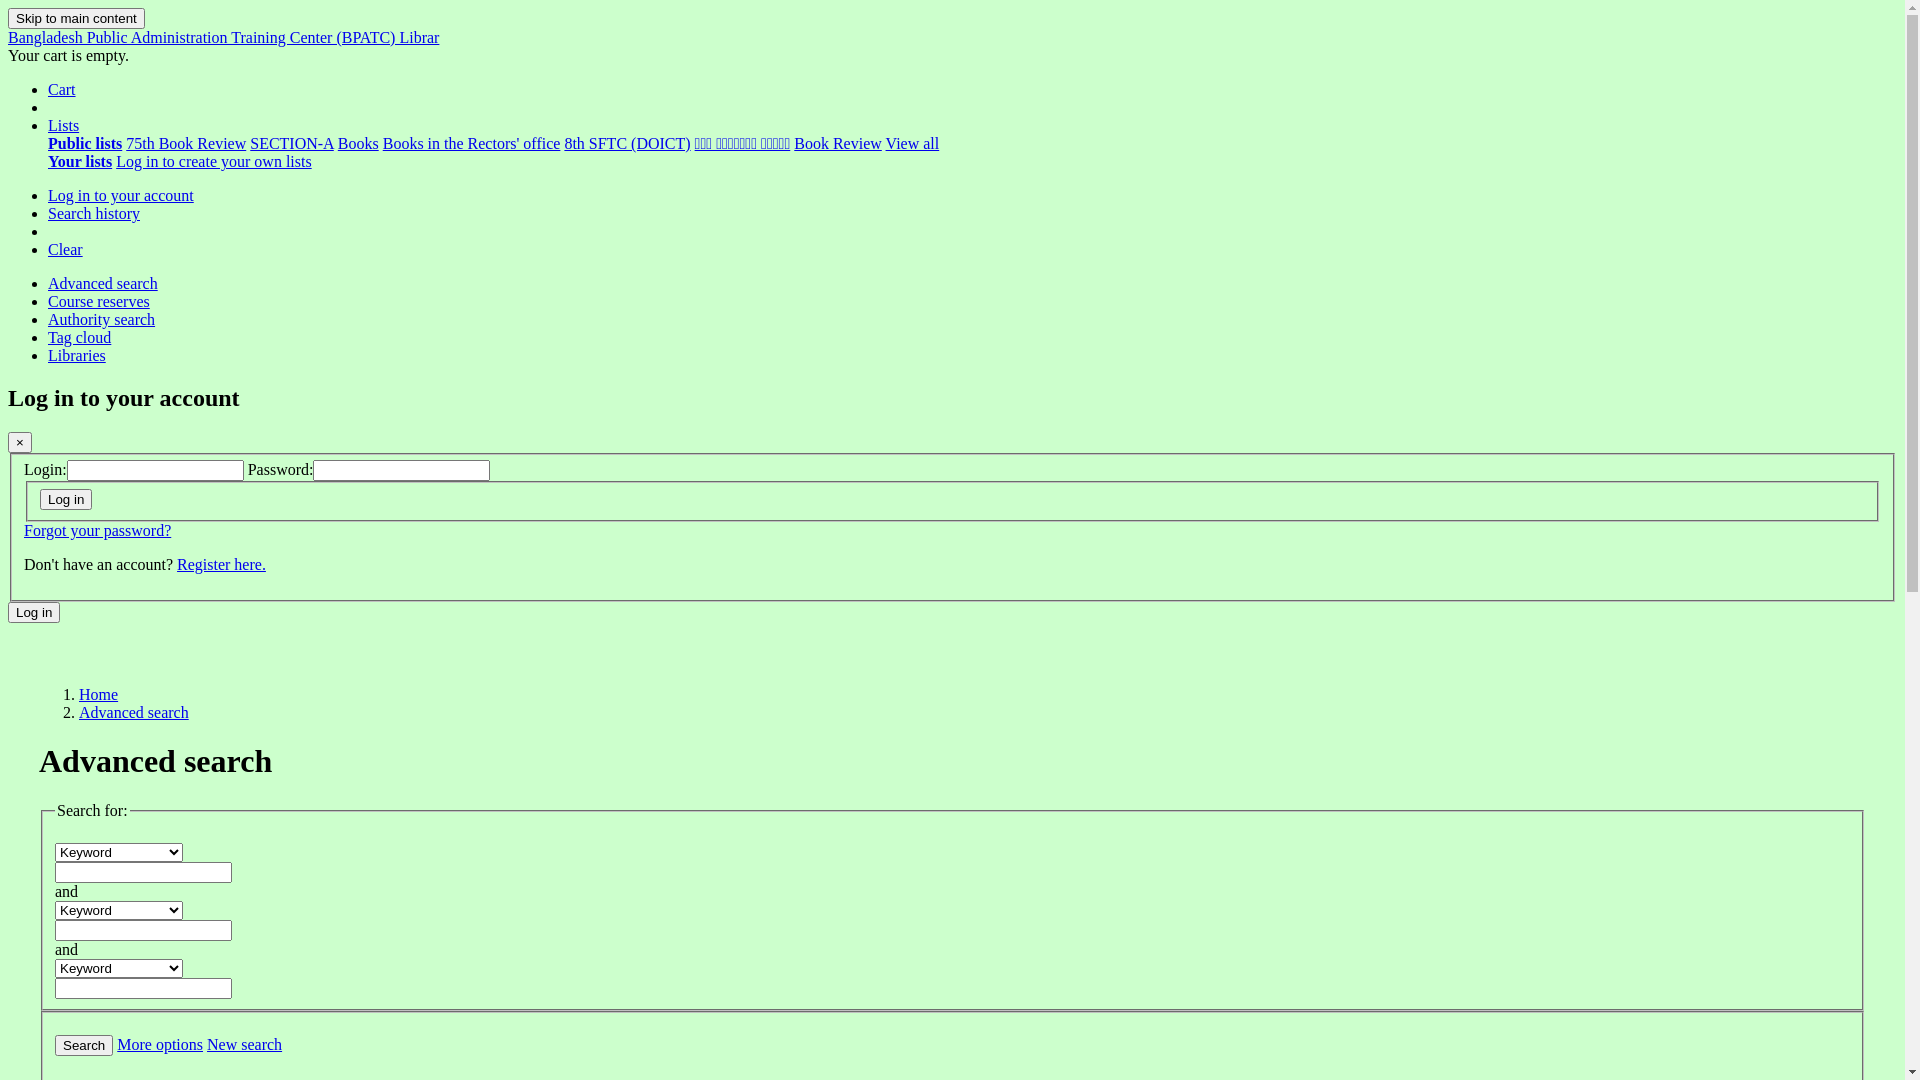 This screenshot has width=1920, height=1080. Describe the element at coordinates (93, 213) in the screenshot. I see `'Search history'` at that location.